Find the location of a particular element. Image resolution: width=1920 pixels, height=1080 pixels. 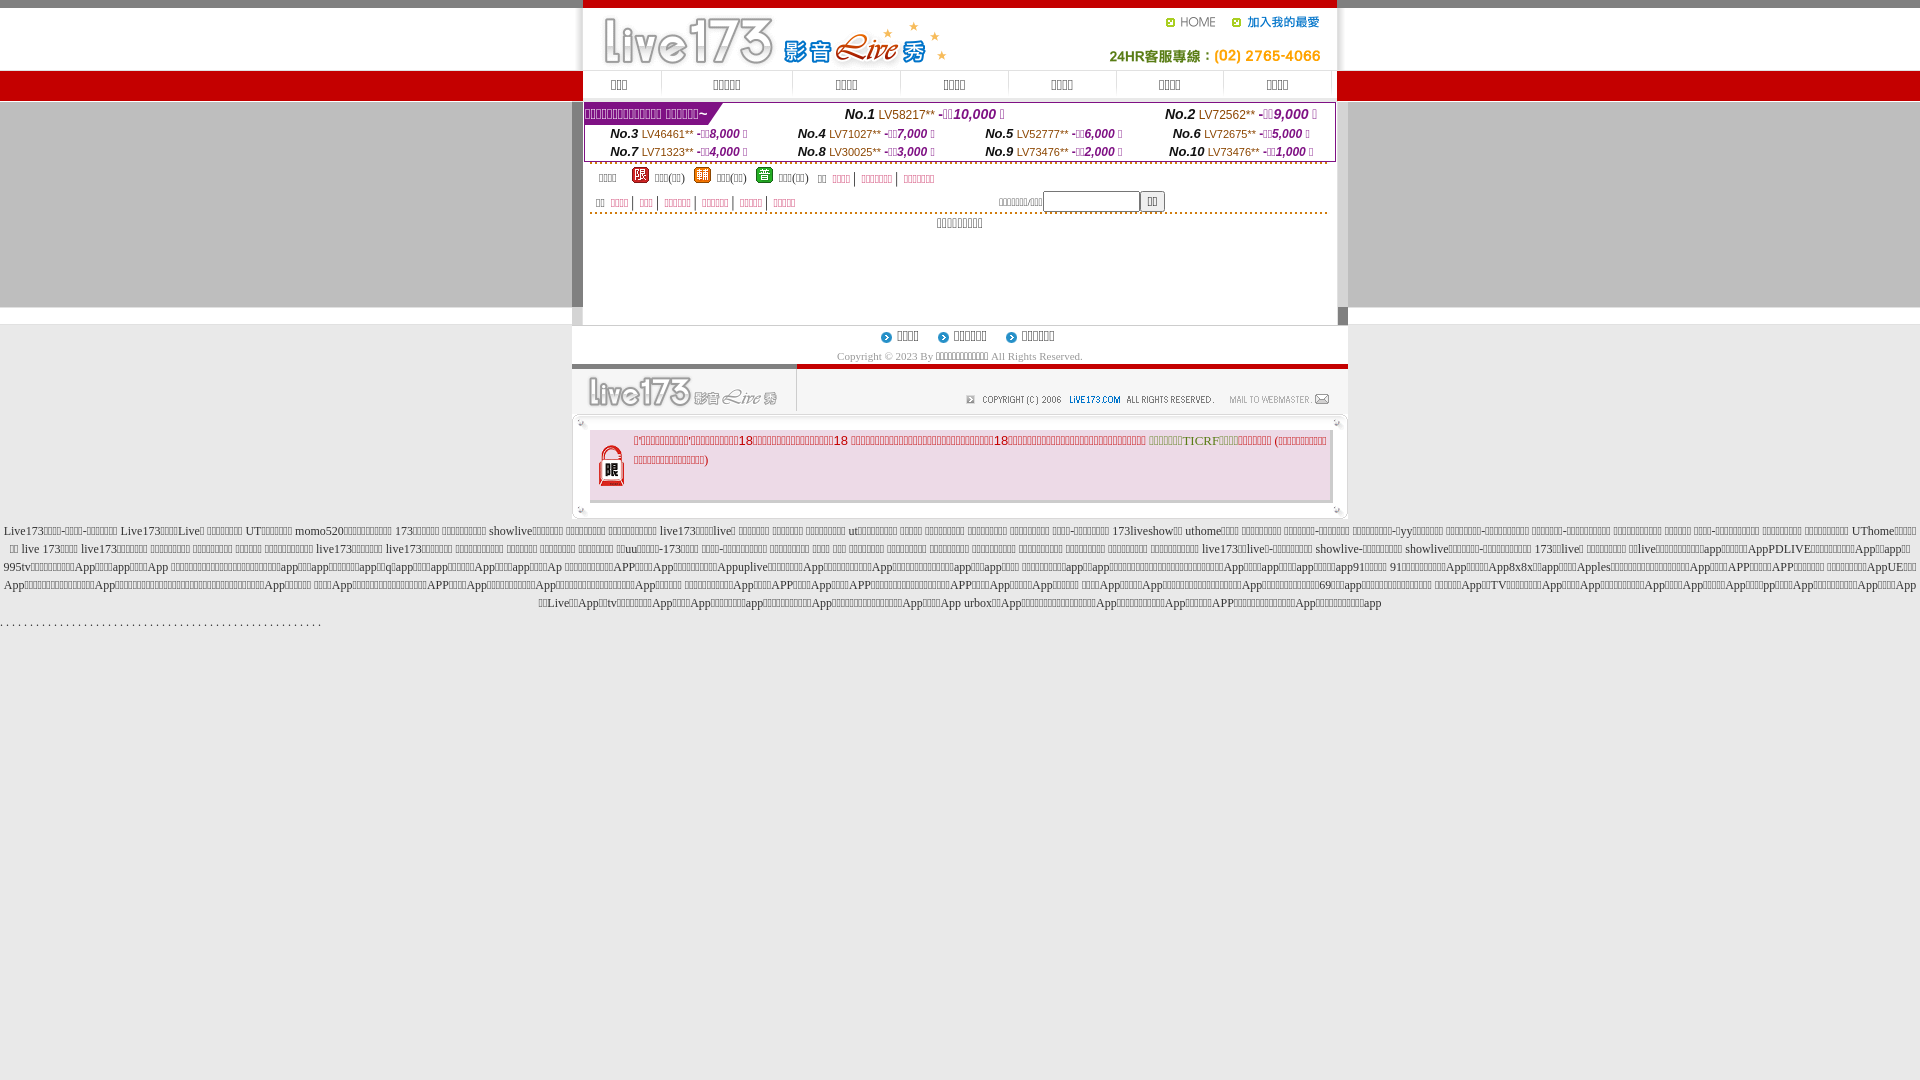

'.' is located at coordinates (221, 620).